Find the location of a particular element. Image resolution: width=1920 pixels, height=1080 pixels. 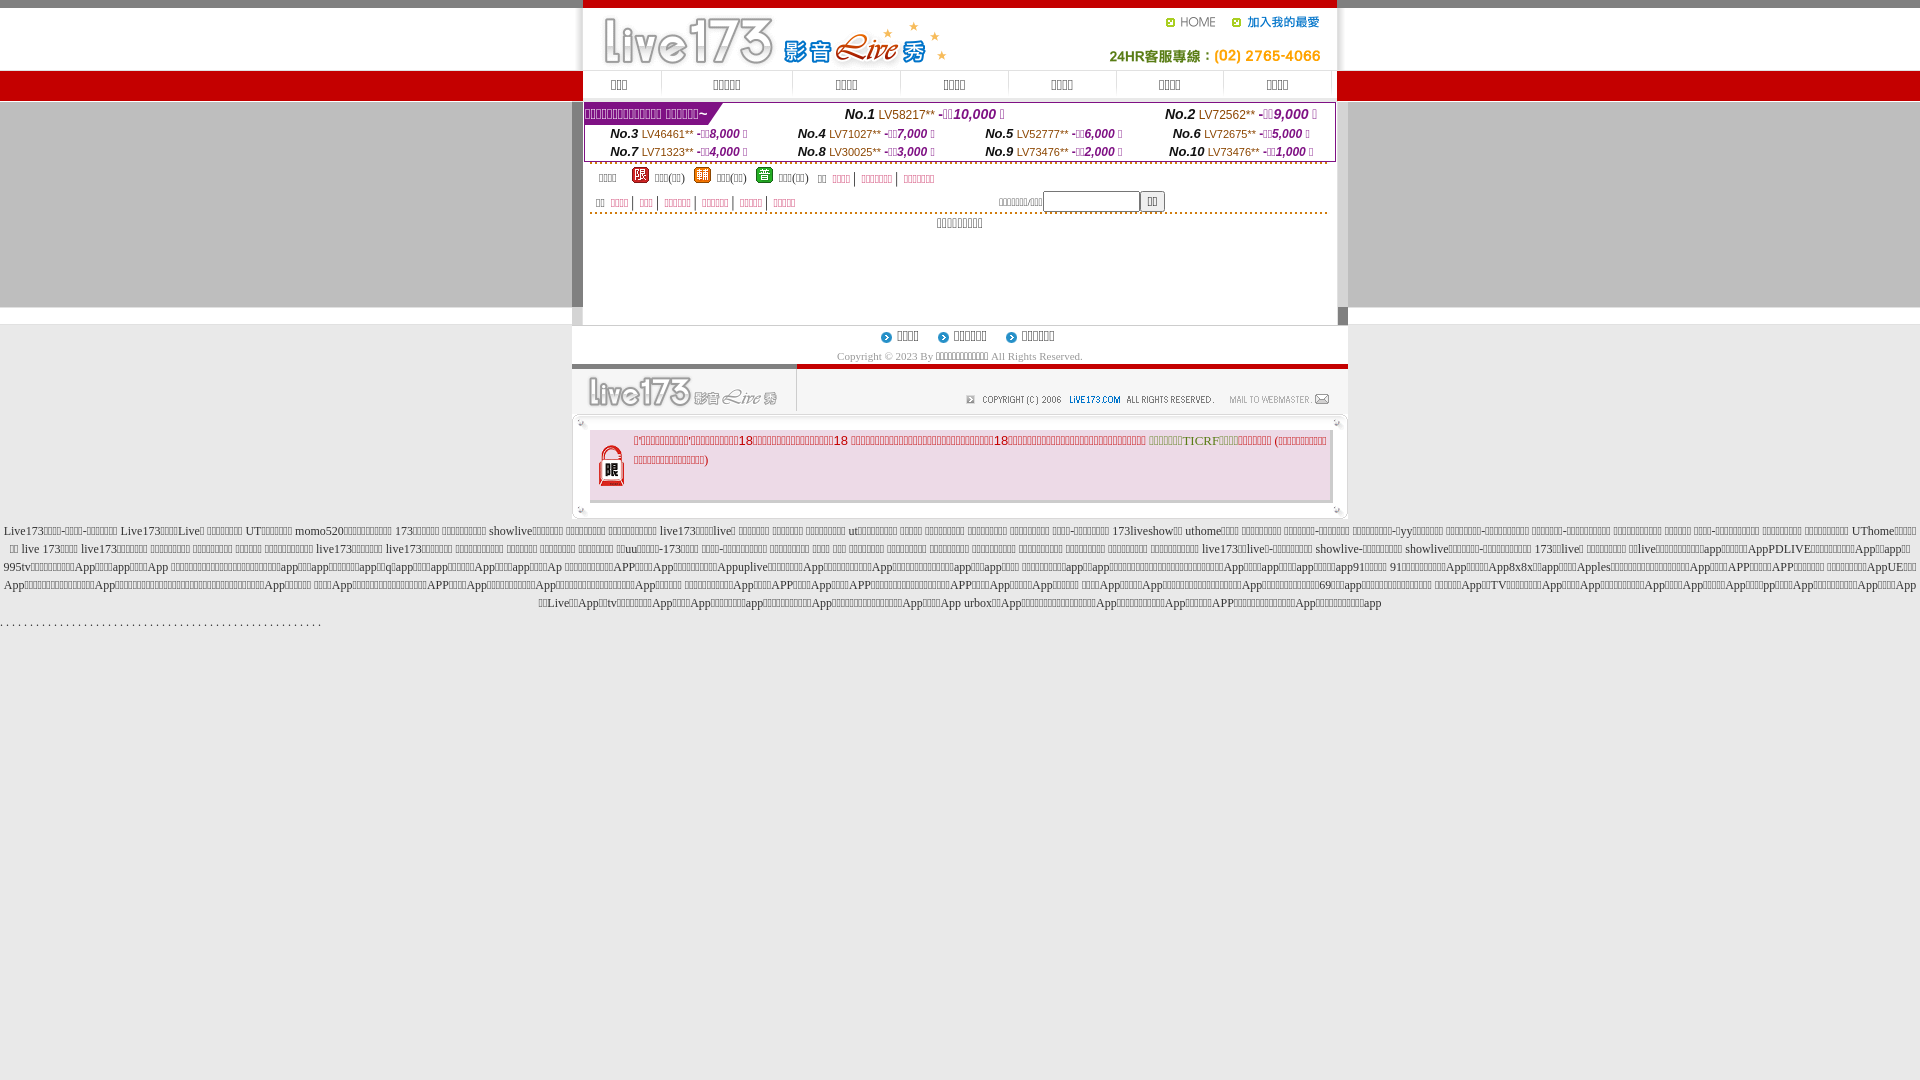

'.' is located at coordinates (221, 620).